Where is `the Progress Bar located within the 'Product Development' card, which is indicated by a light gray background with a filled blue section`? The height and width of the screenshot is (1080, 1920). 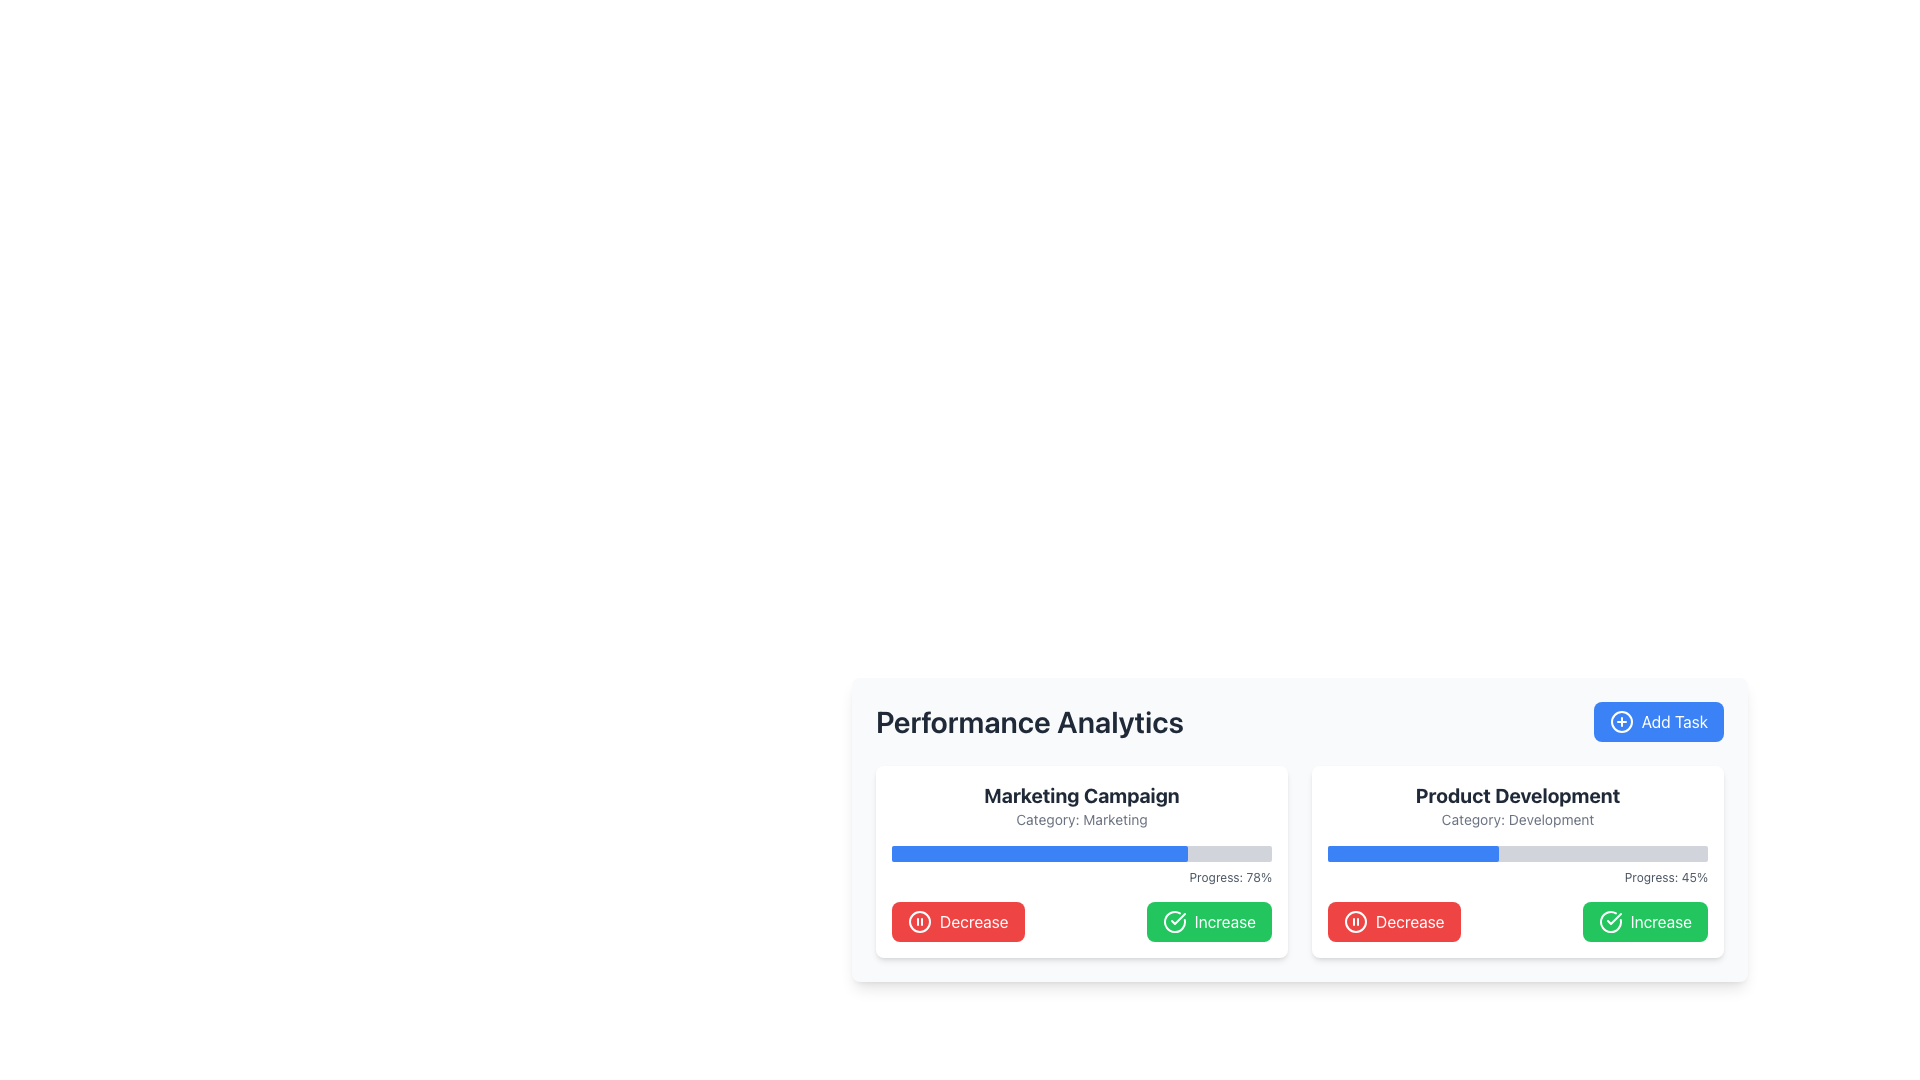 the Progress Bar located within the 'Product Development' card, which is indicated by a light gray background with a filled blue section is located at coordinates (1517, 853).